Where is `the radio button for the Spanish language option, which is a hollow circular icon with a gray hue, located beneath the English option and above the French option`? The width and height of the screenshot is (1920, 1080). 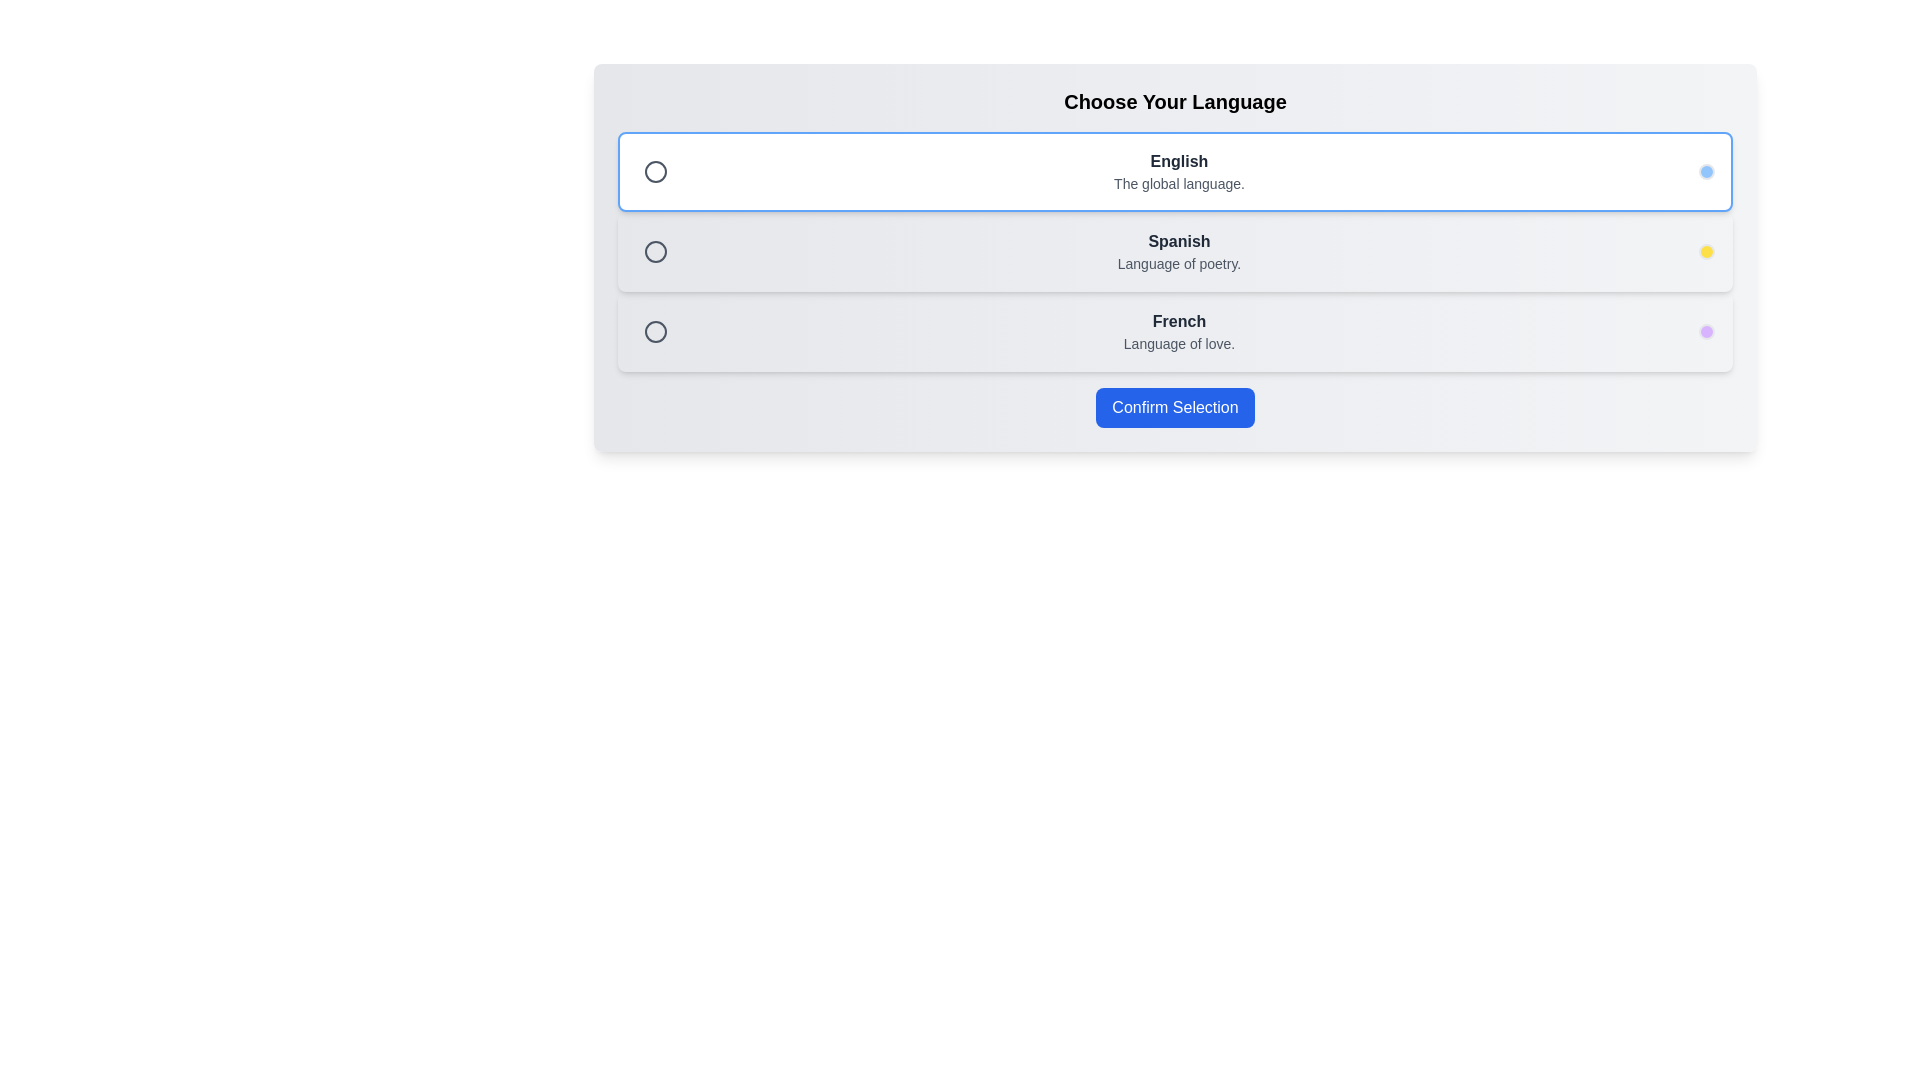 the radio button for the Spanish language option, which is a hollow circular icon with a gray hue, located beneath the English option and above the French option is located at coordinates (656, 250).